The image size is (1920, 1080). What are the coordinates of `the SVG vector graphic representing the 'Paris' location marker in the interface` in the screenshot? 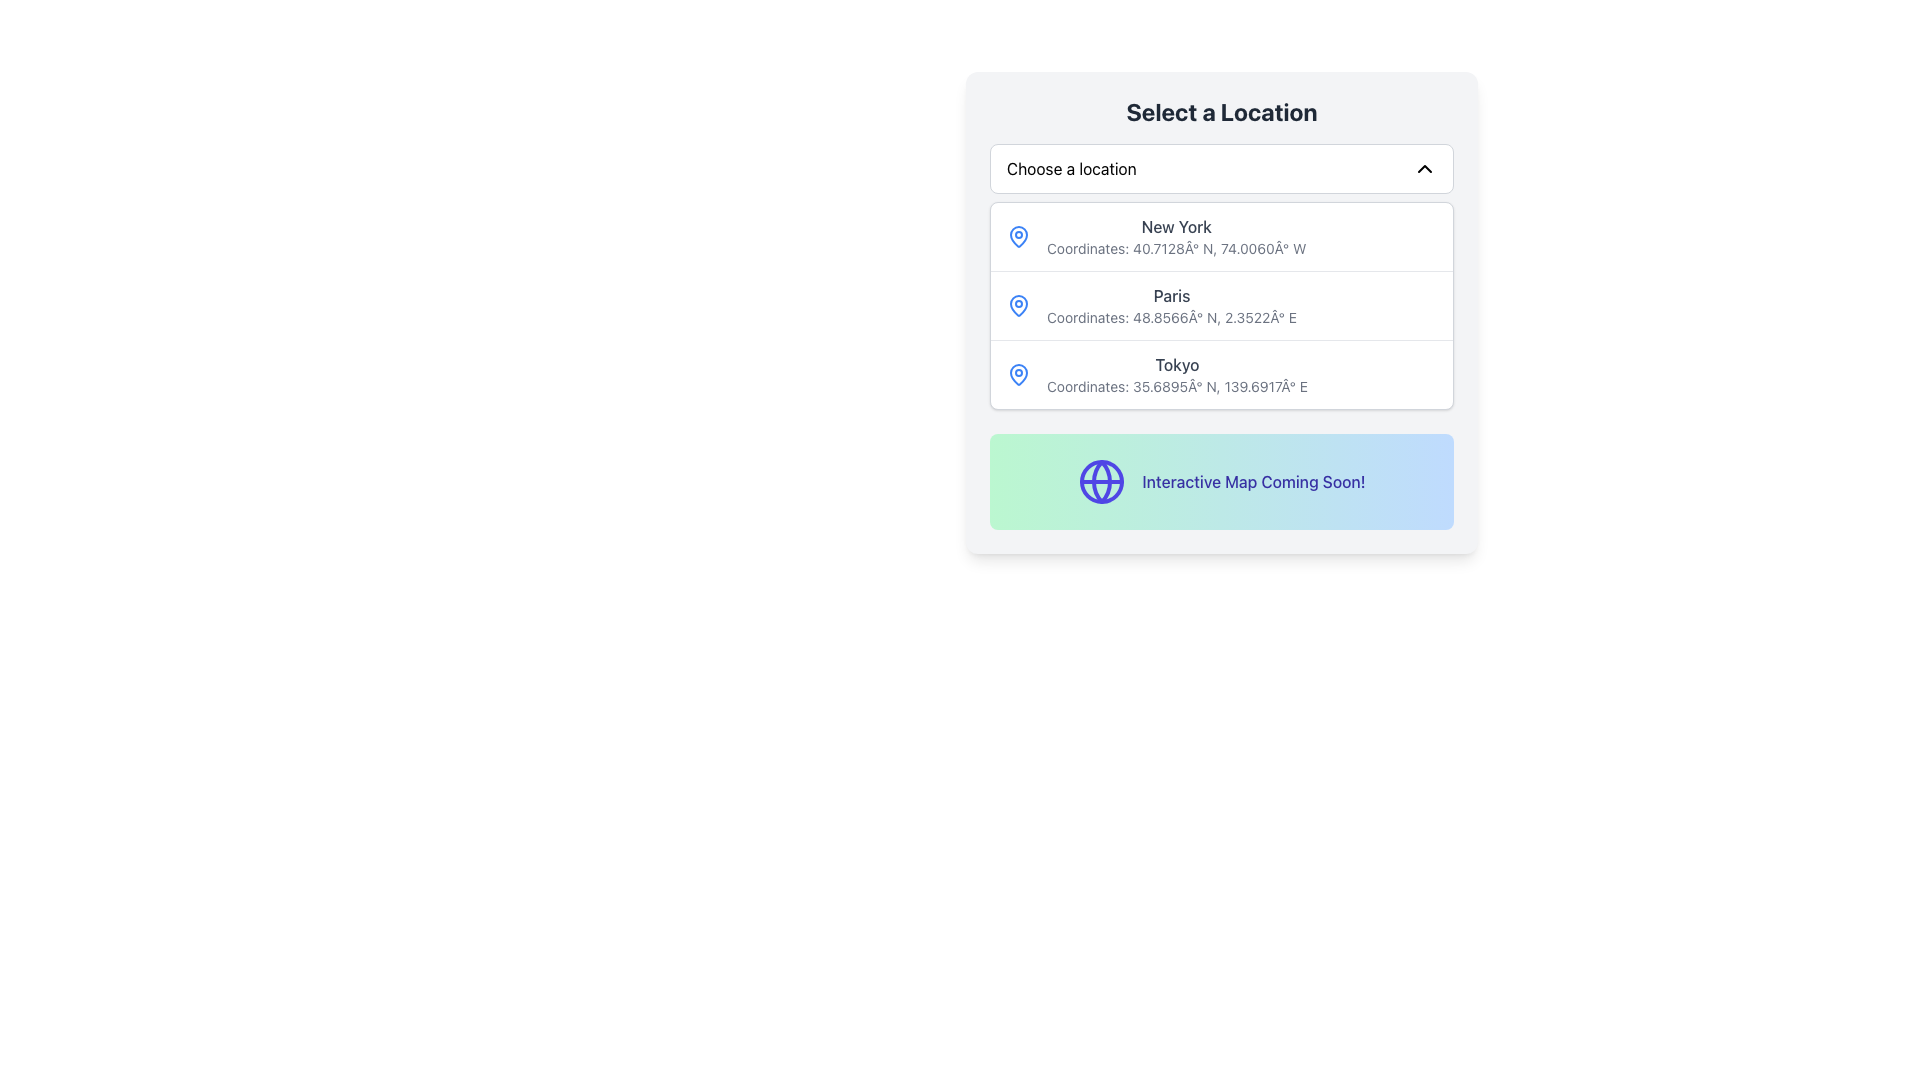 It's located at (1018, 304).